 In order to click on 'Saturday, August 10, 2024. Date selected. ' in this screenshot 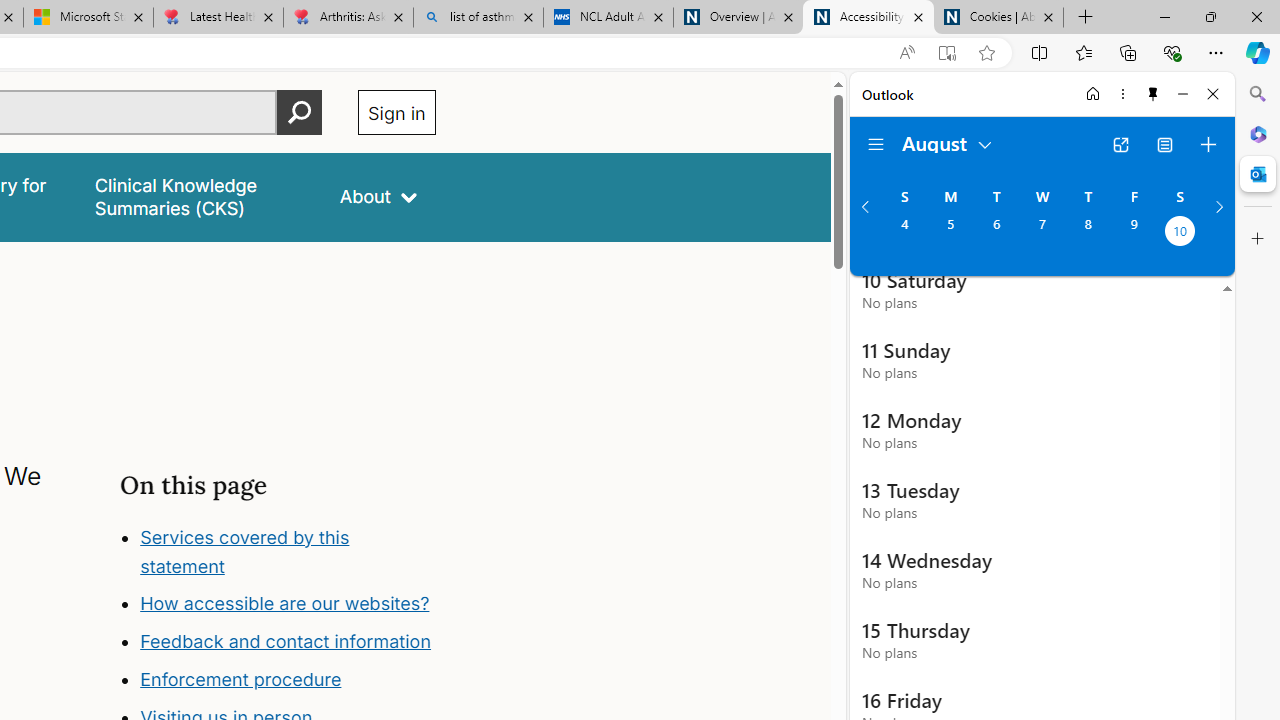, I will do `click(1180, 232)`.